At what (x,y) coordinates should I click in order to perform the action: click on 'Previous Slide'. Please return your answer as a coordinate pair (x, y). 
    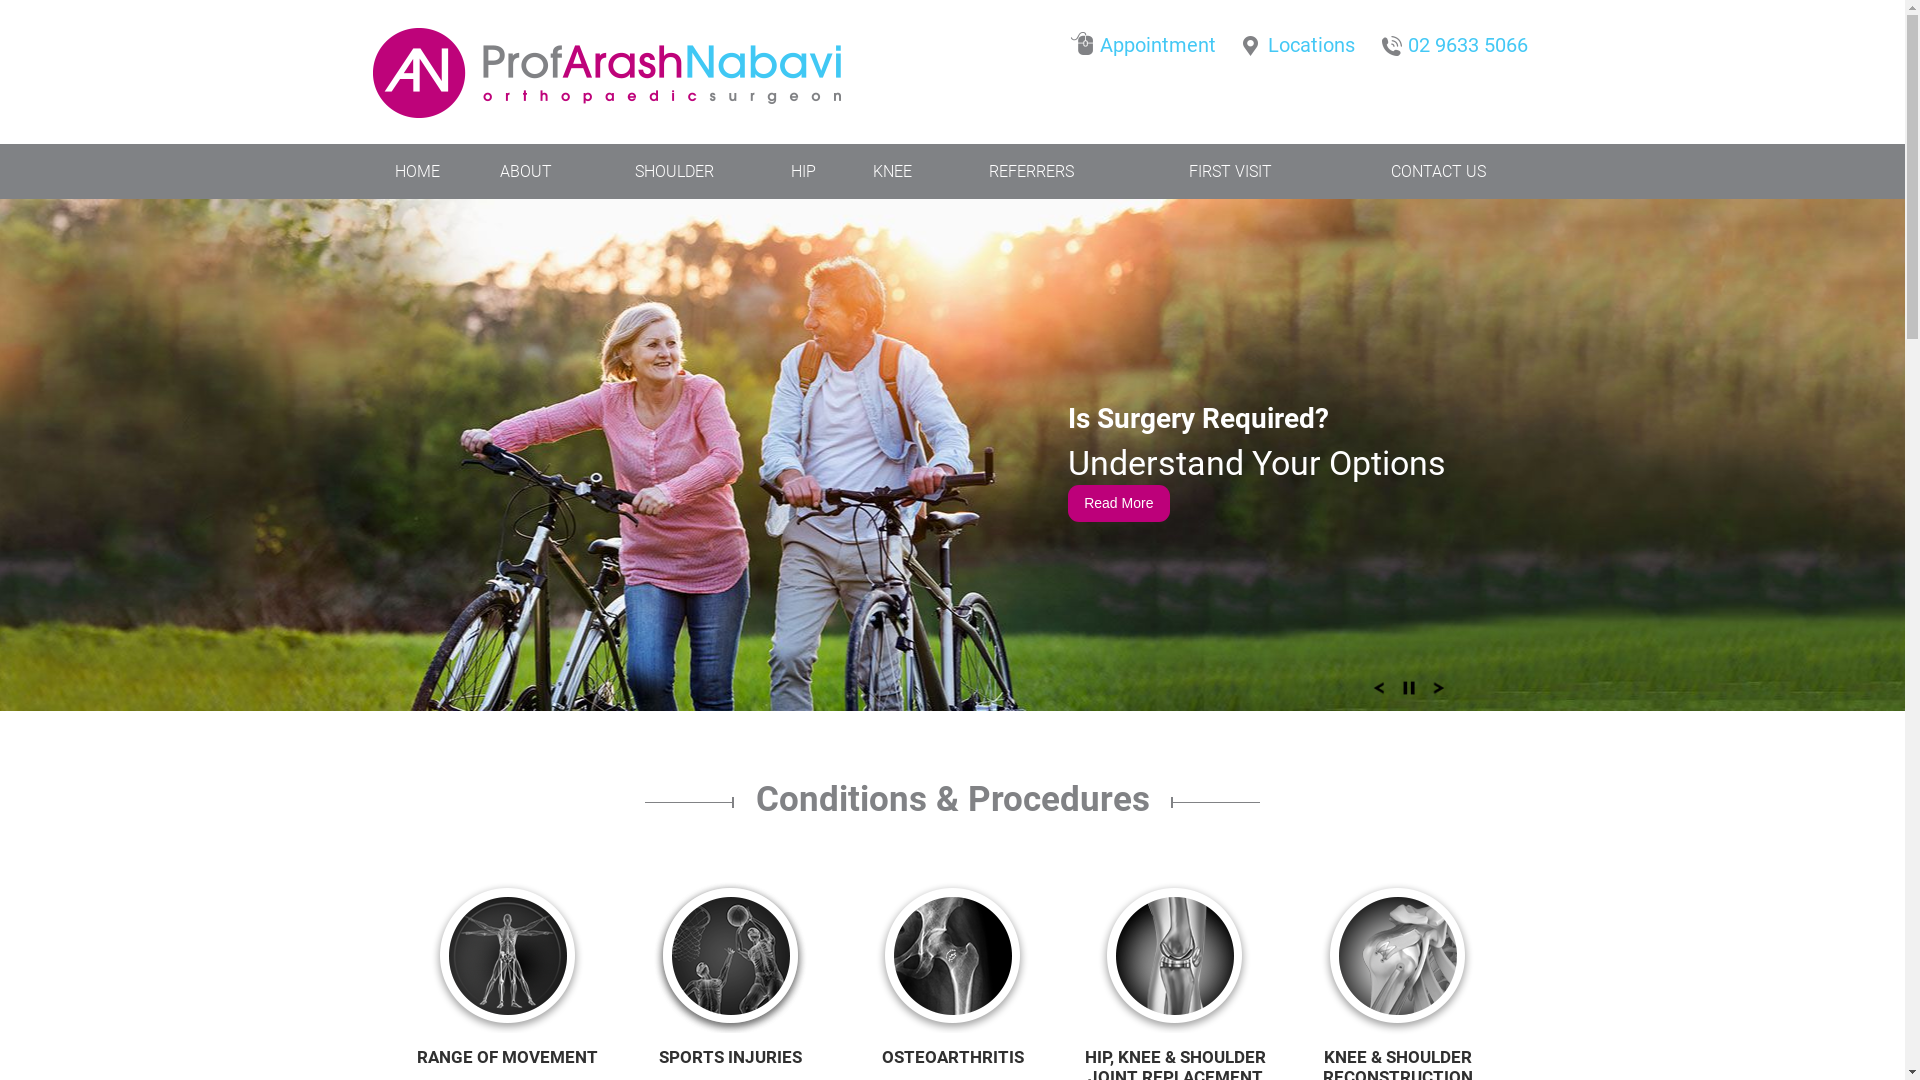
    Looking at the image, I should click on (1377, 693).